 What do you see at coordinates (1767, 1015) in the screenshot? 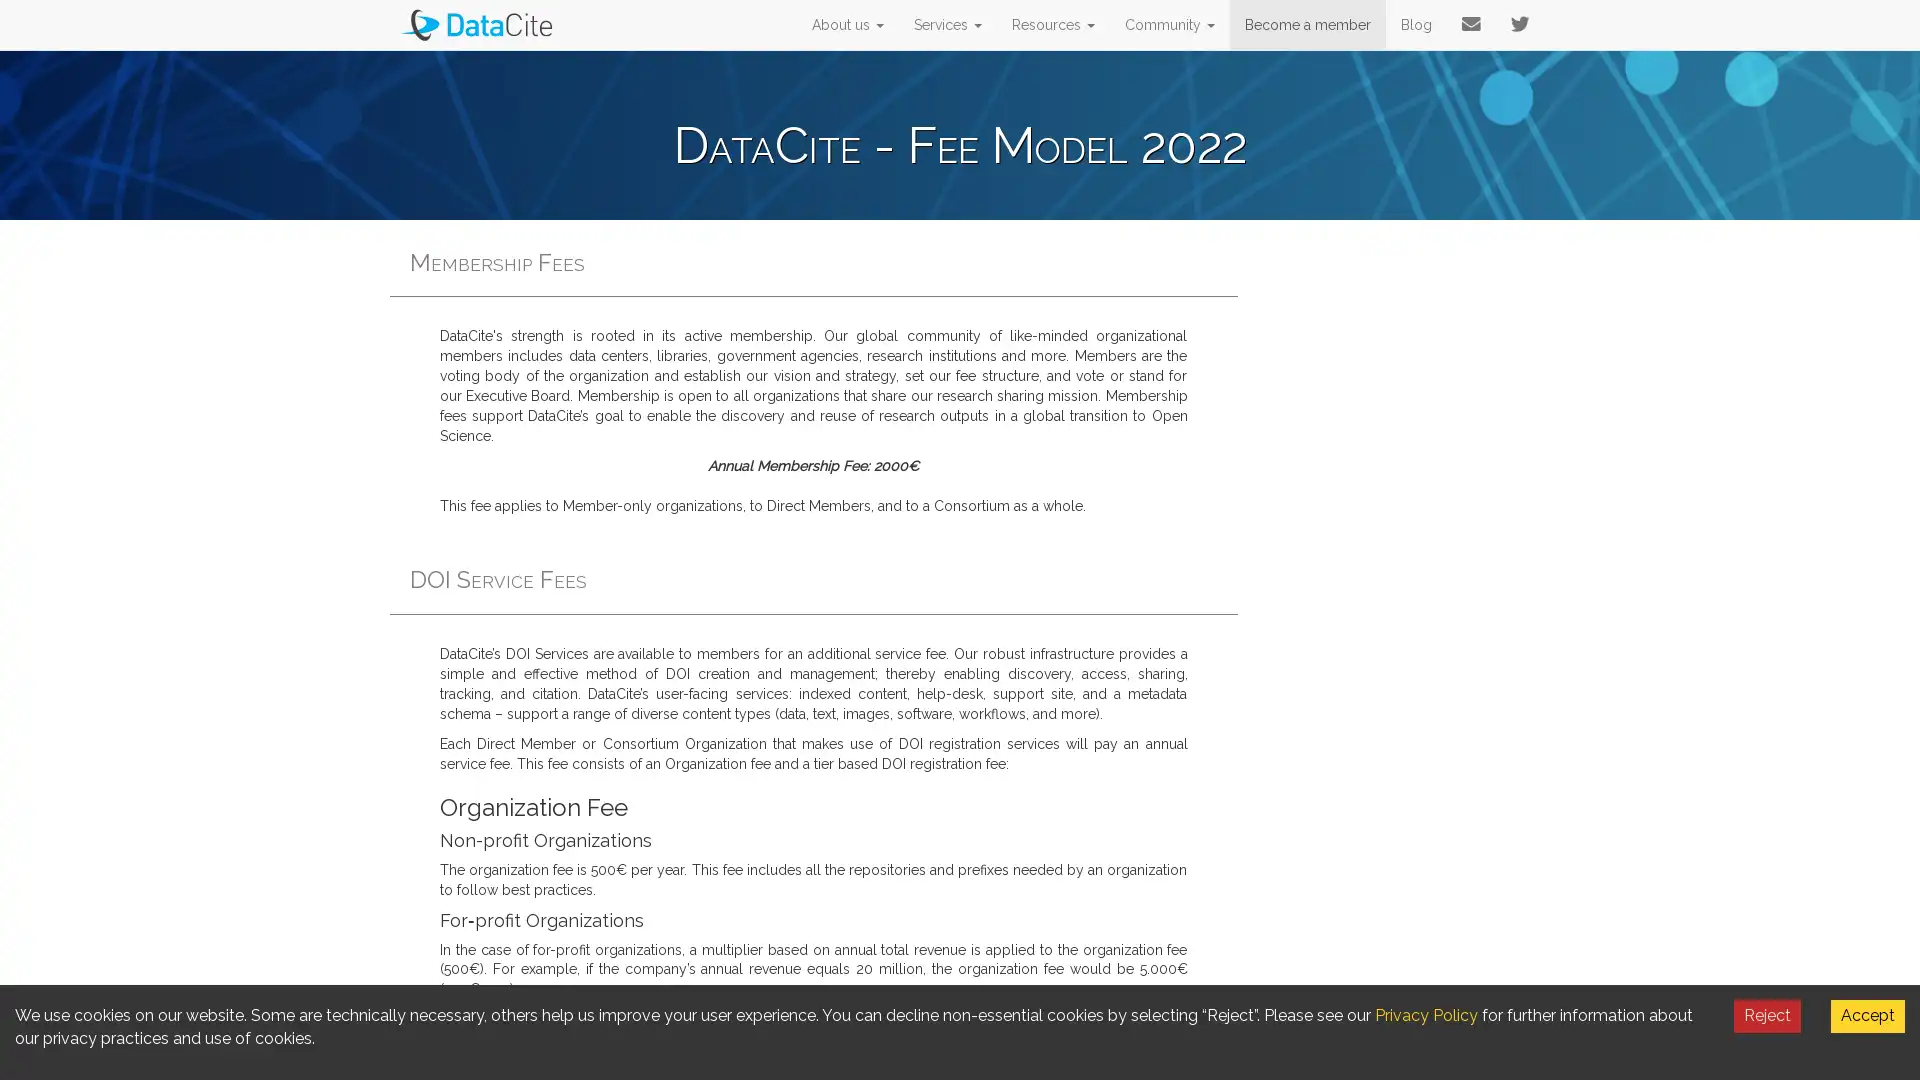
I see `Decline cookies` at bounding box center [1767, 1015].